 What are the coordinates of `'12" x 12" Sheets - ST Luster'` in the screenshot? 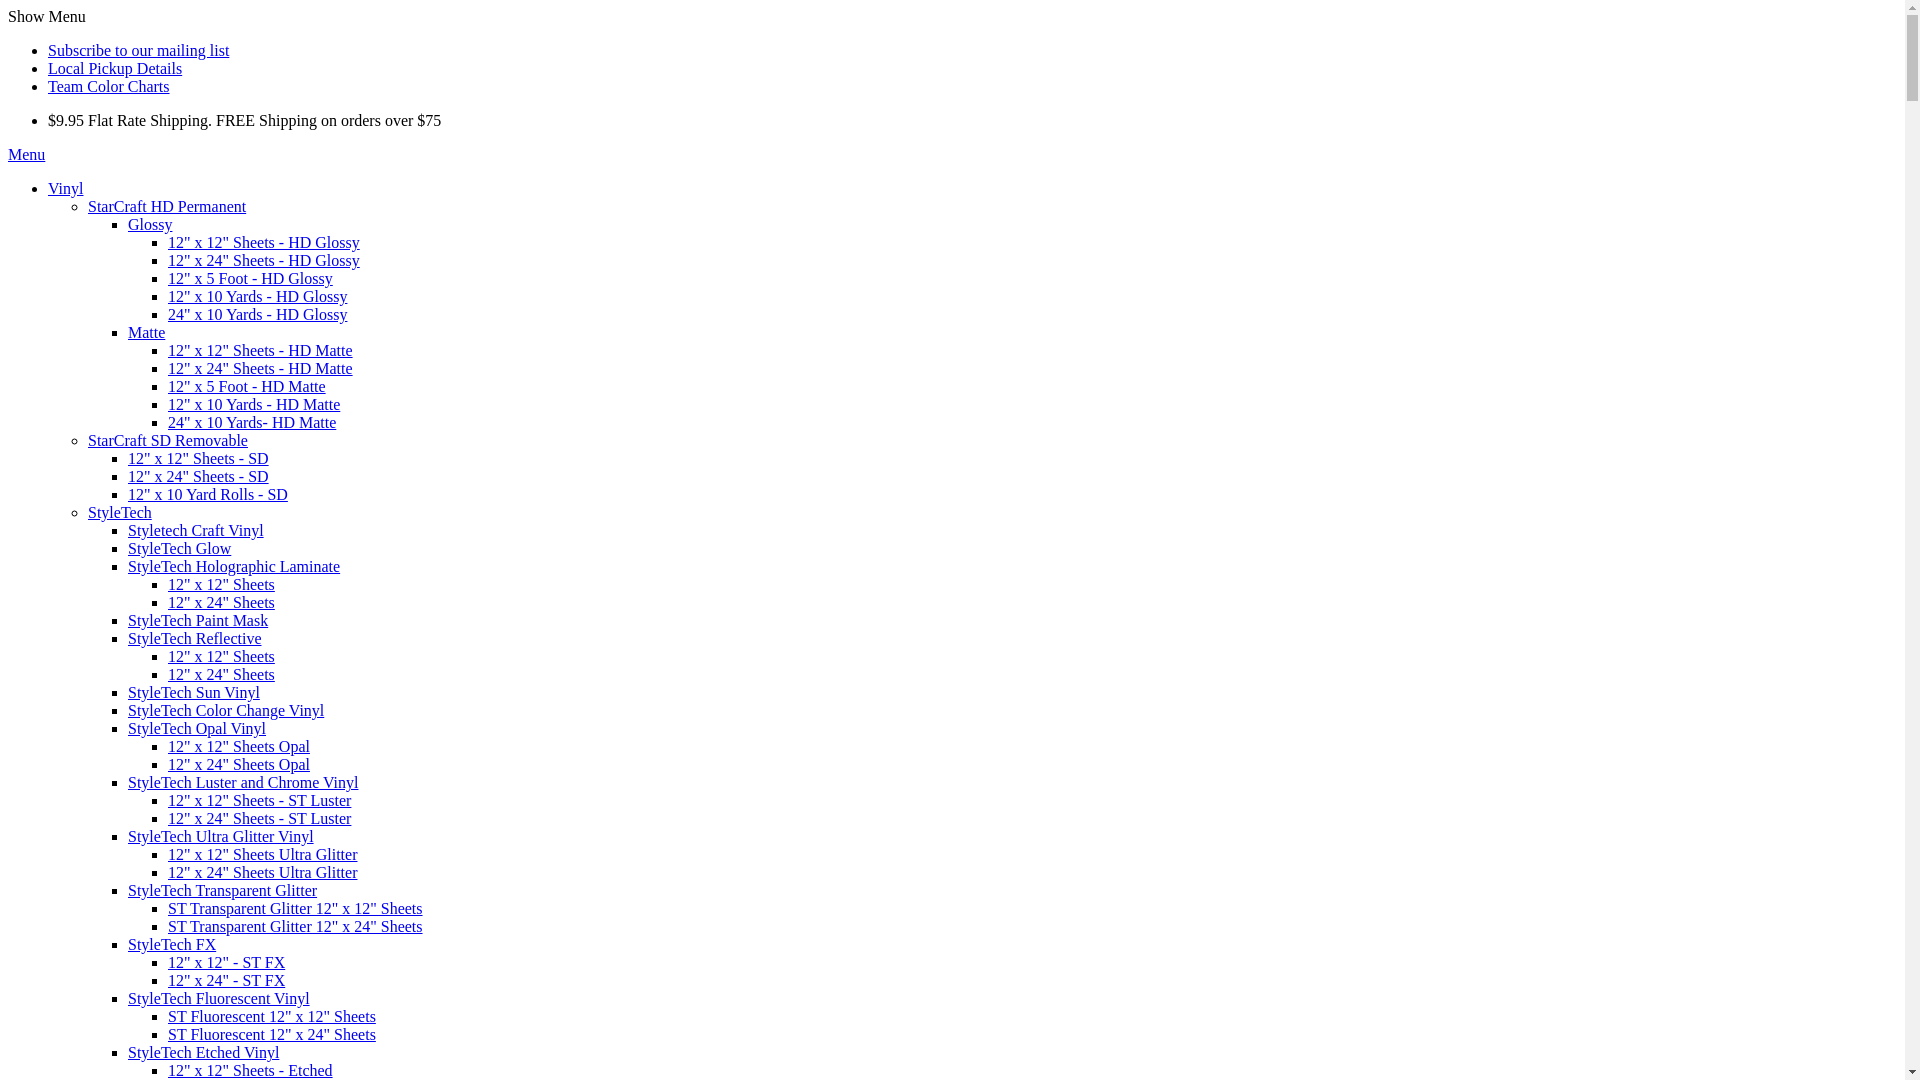 It's located at (258, 799).